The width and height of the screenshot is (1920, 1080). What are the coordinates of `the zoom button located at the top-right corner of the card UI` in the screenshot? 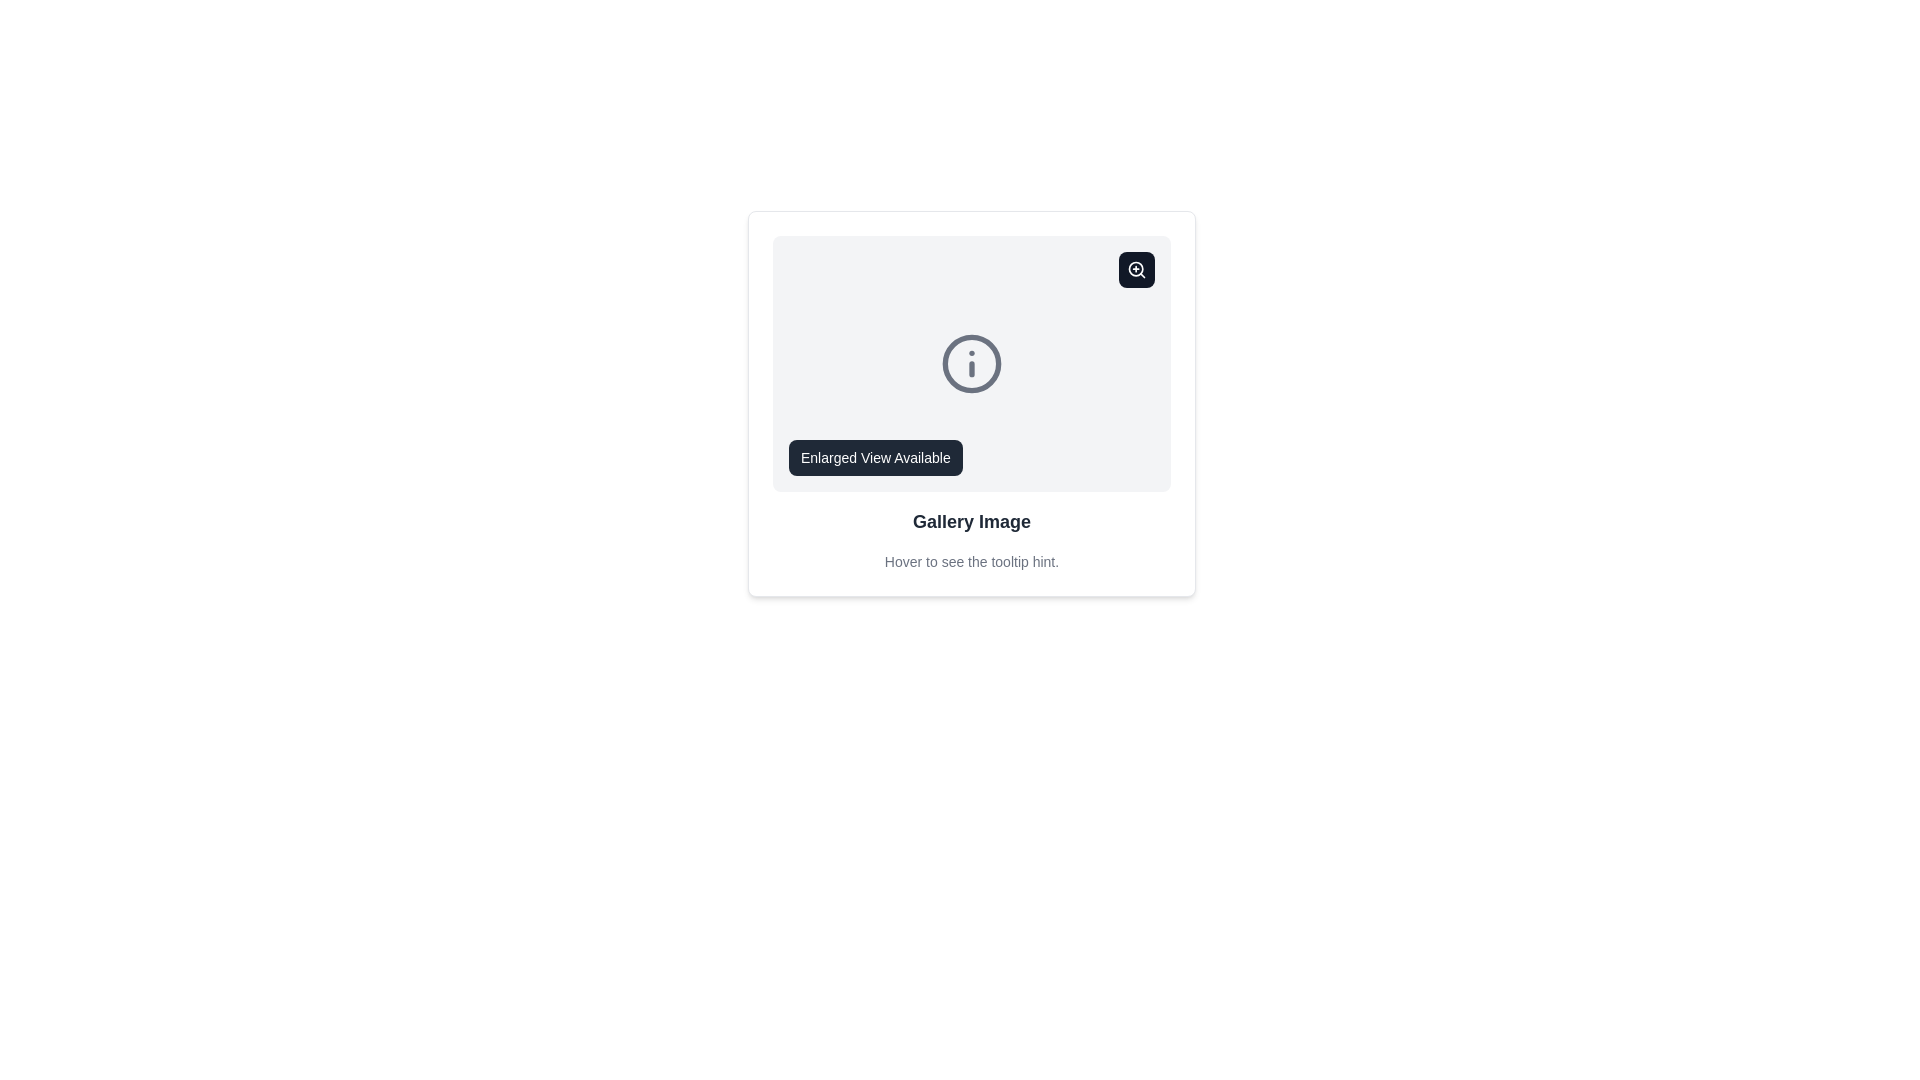 It's located at (1137, 270).